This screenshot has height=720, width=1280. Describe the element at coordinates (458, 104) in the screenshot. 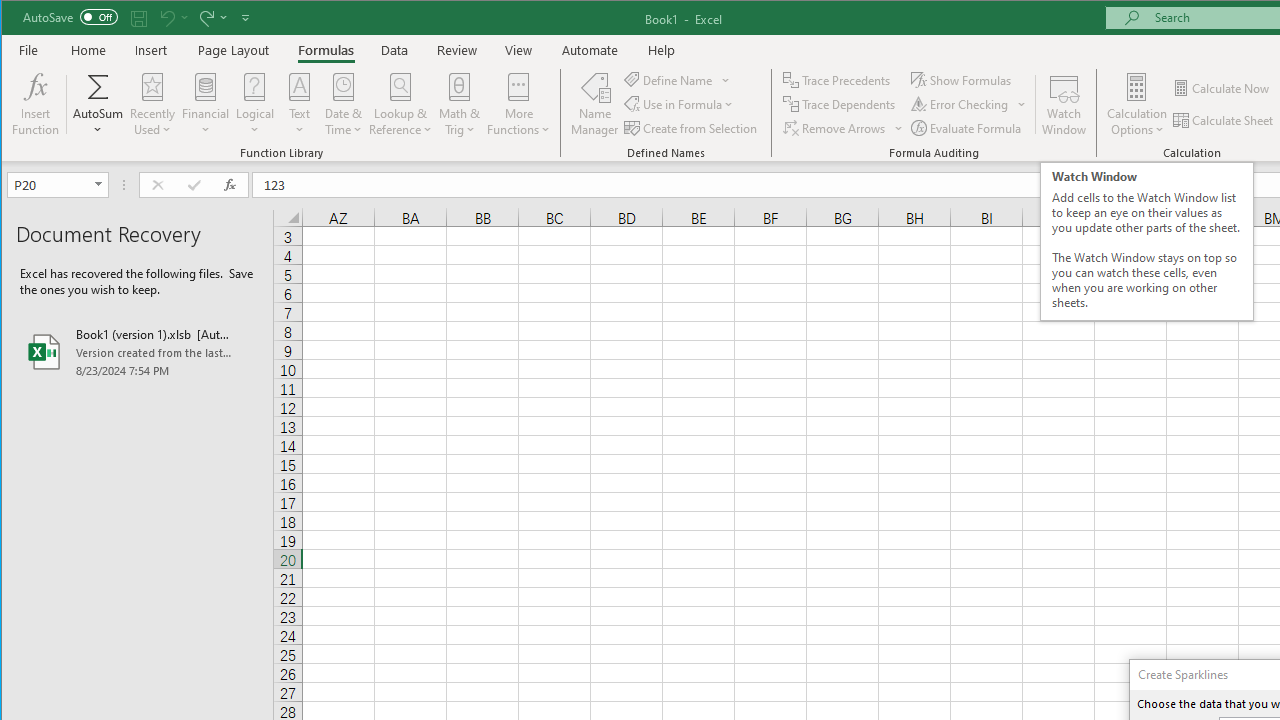

I see `'Math & Trig'` at that location.